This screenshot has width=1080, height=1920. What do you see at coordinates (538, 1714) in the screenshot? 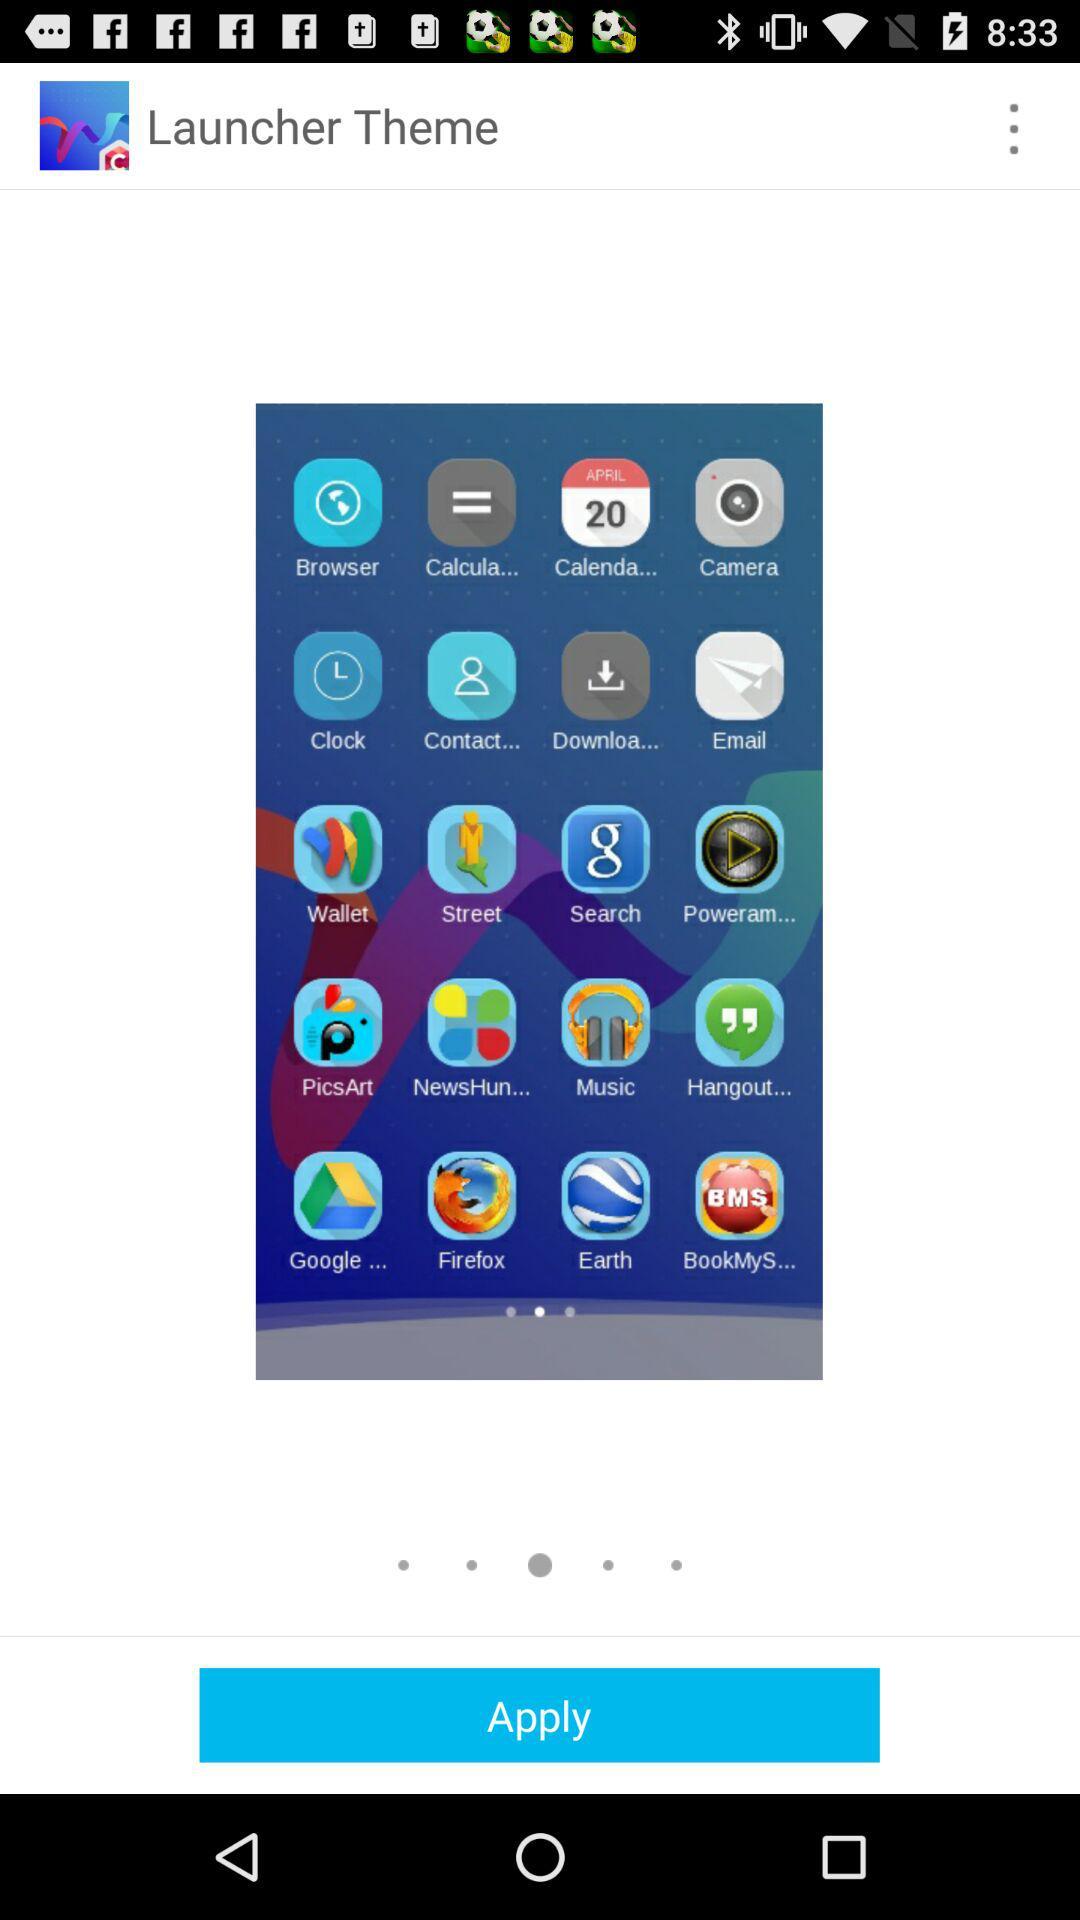
I see `the apply icon` at bounding box center [538, 1714].